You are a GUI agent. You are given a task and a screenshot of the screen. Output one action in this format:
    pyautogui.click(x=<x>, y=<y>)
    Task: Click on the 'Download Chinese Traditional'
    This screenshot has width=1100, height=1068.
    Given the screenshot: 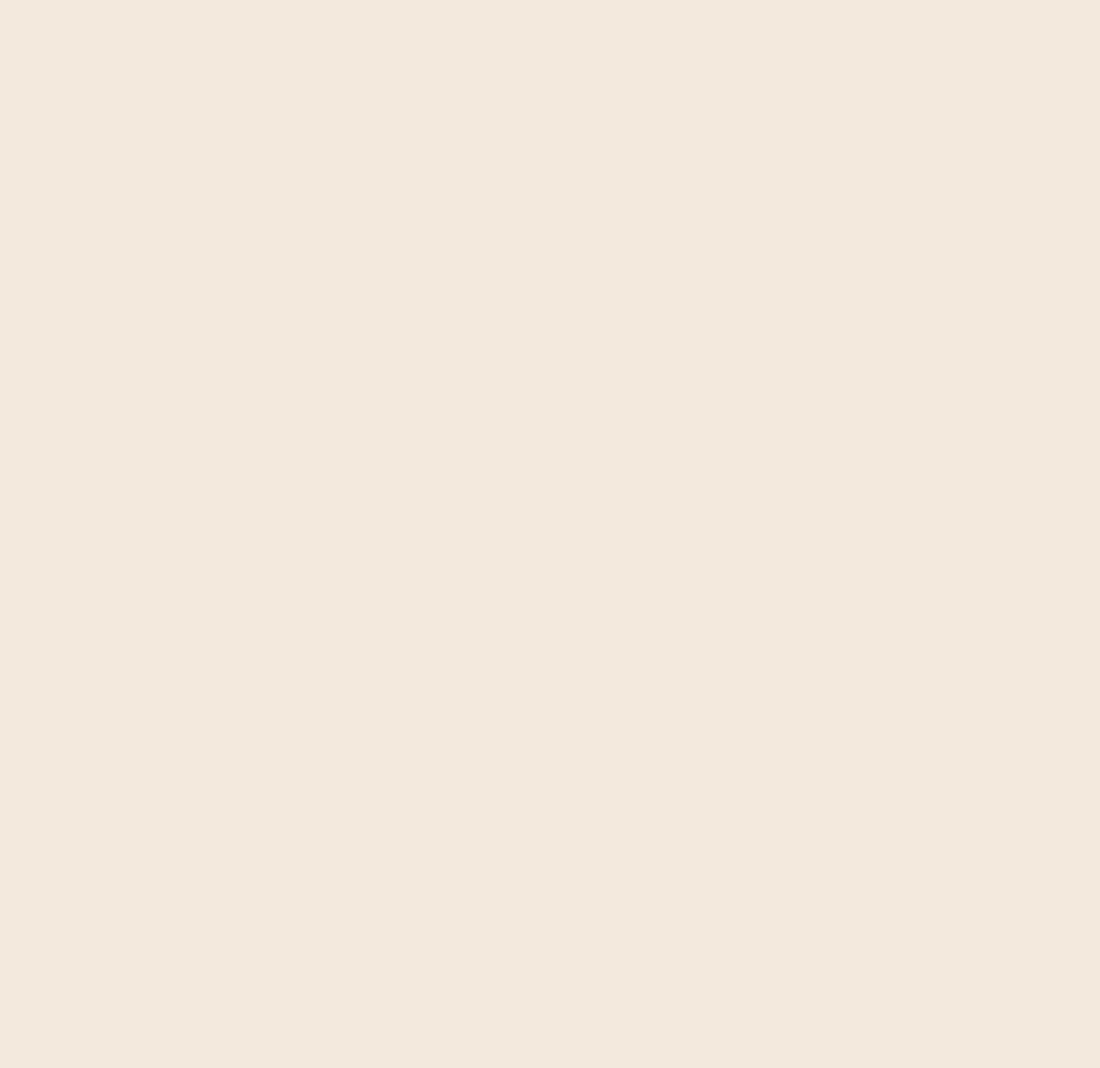 What is the action you would take?
    pyautogui.click(x=135, y=557)
    